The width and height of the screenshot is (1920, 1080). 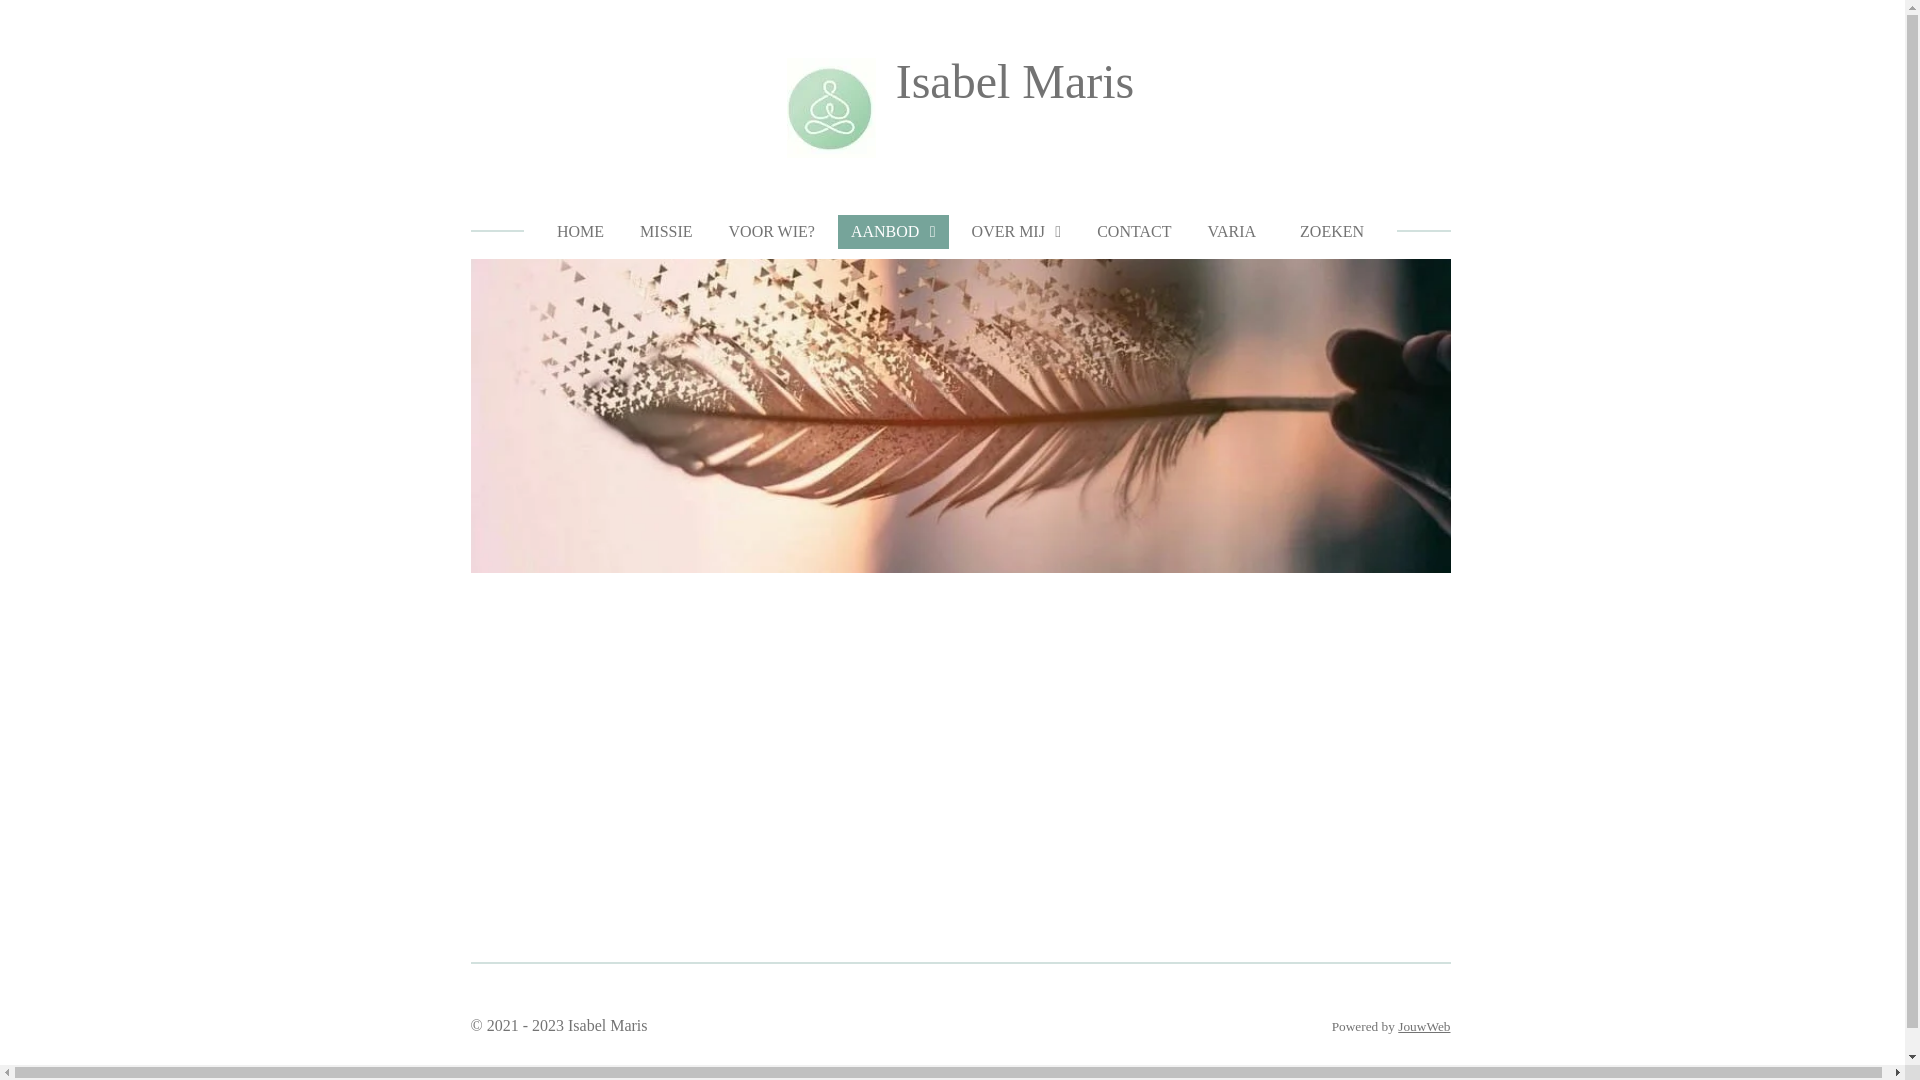 I want to click on 'JouwWeb', so click(x=1423, y=1026).